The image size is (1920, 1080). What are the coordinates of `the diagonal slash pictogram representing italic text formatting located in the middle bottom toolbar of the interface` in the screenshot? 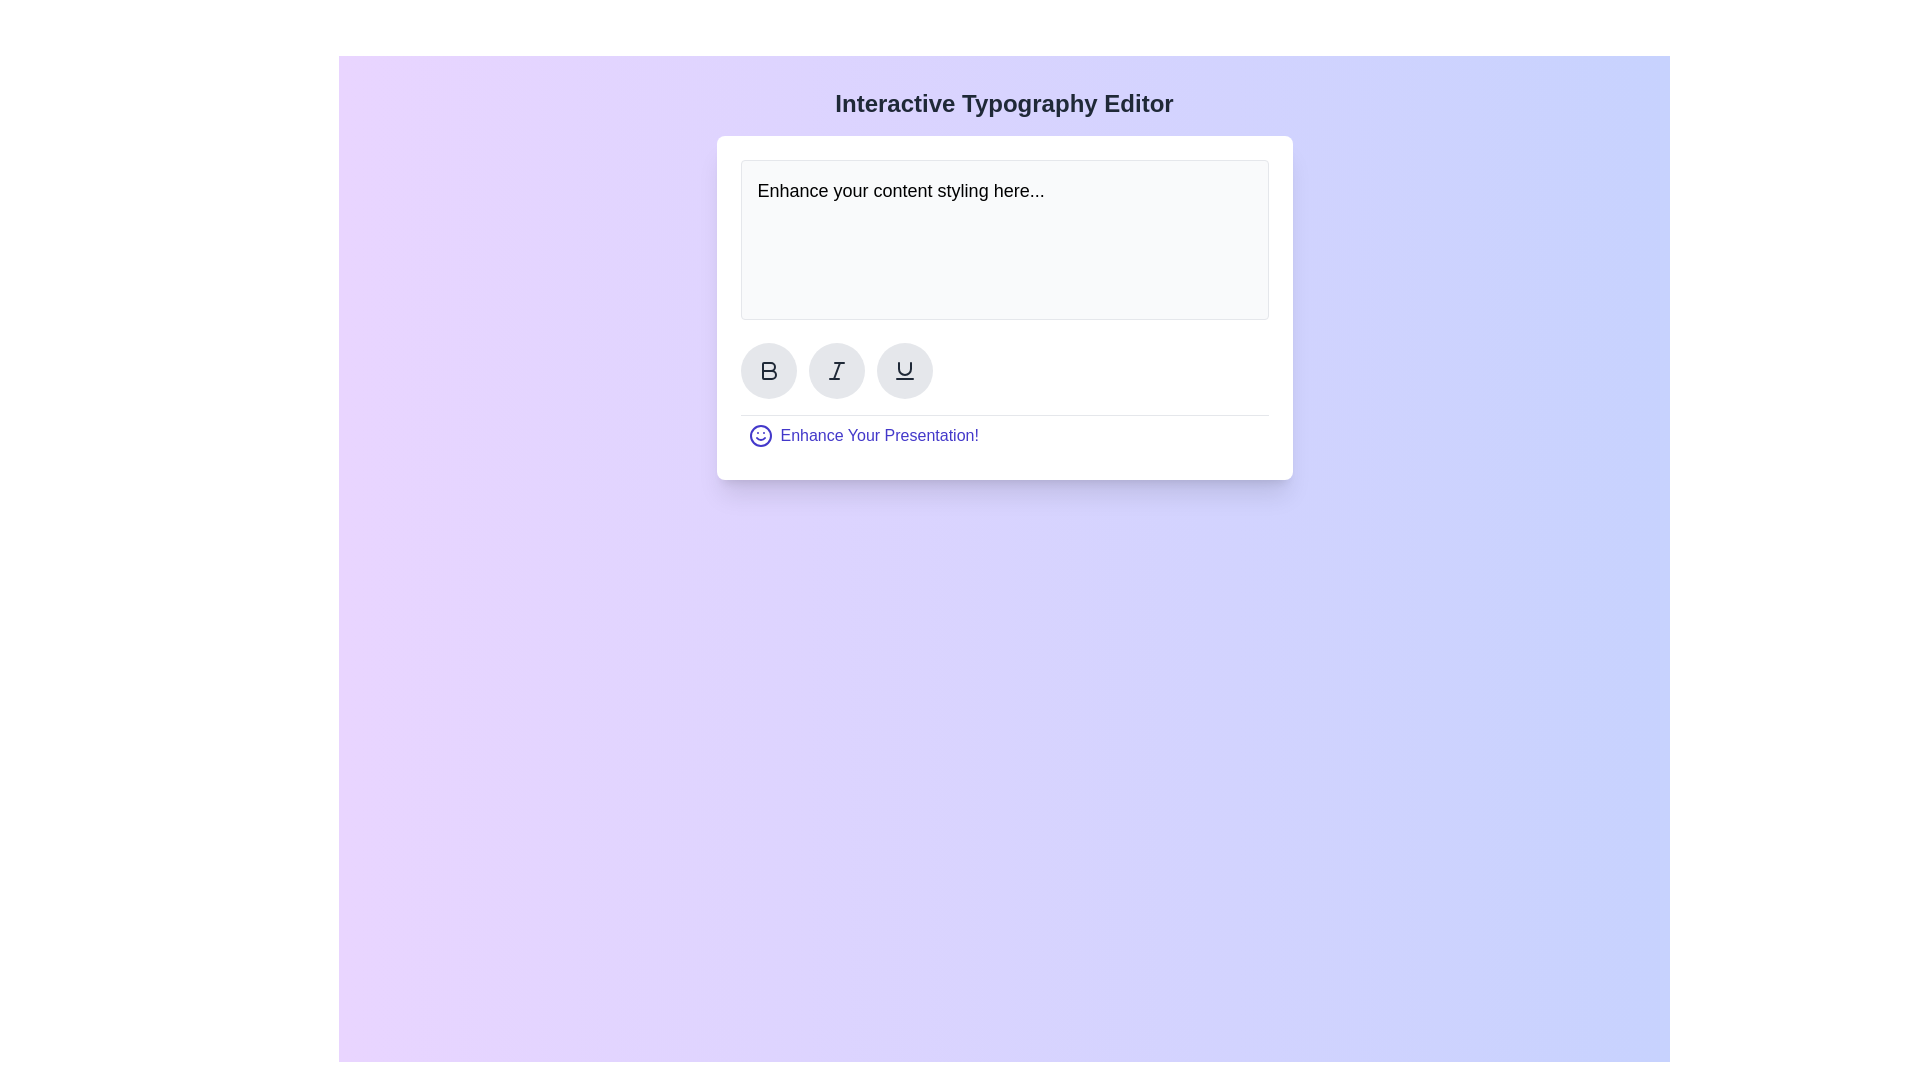 It's located at (836, 370).